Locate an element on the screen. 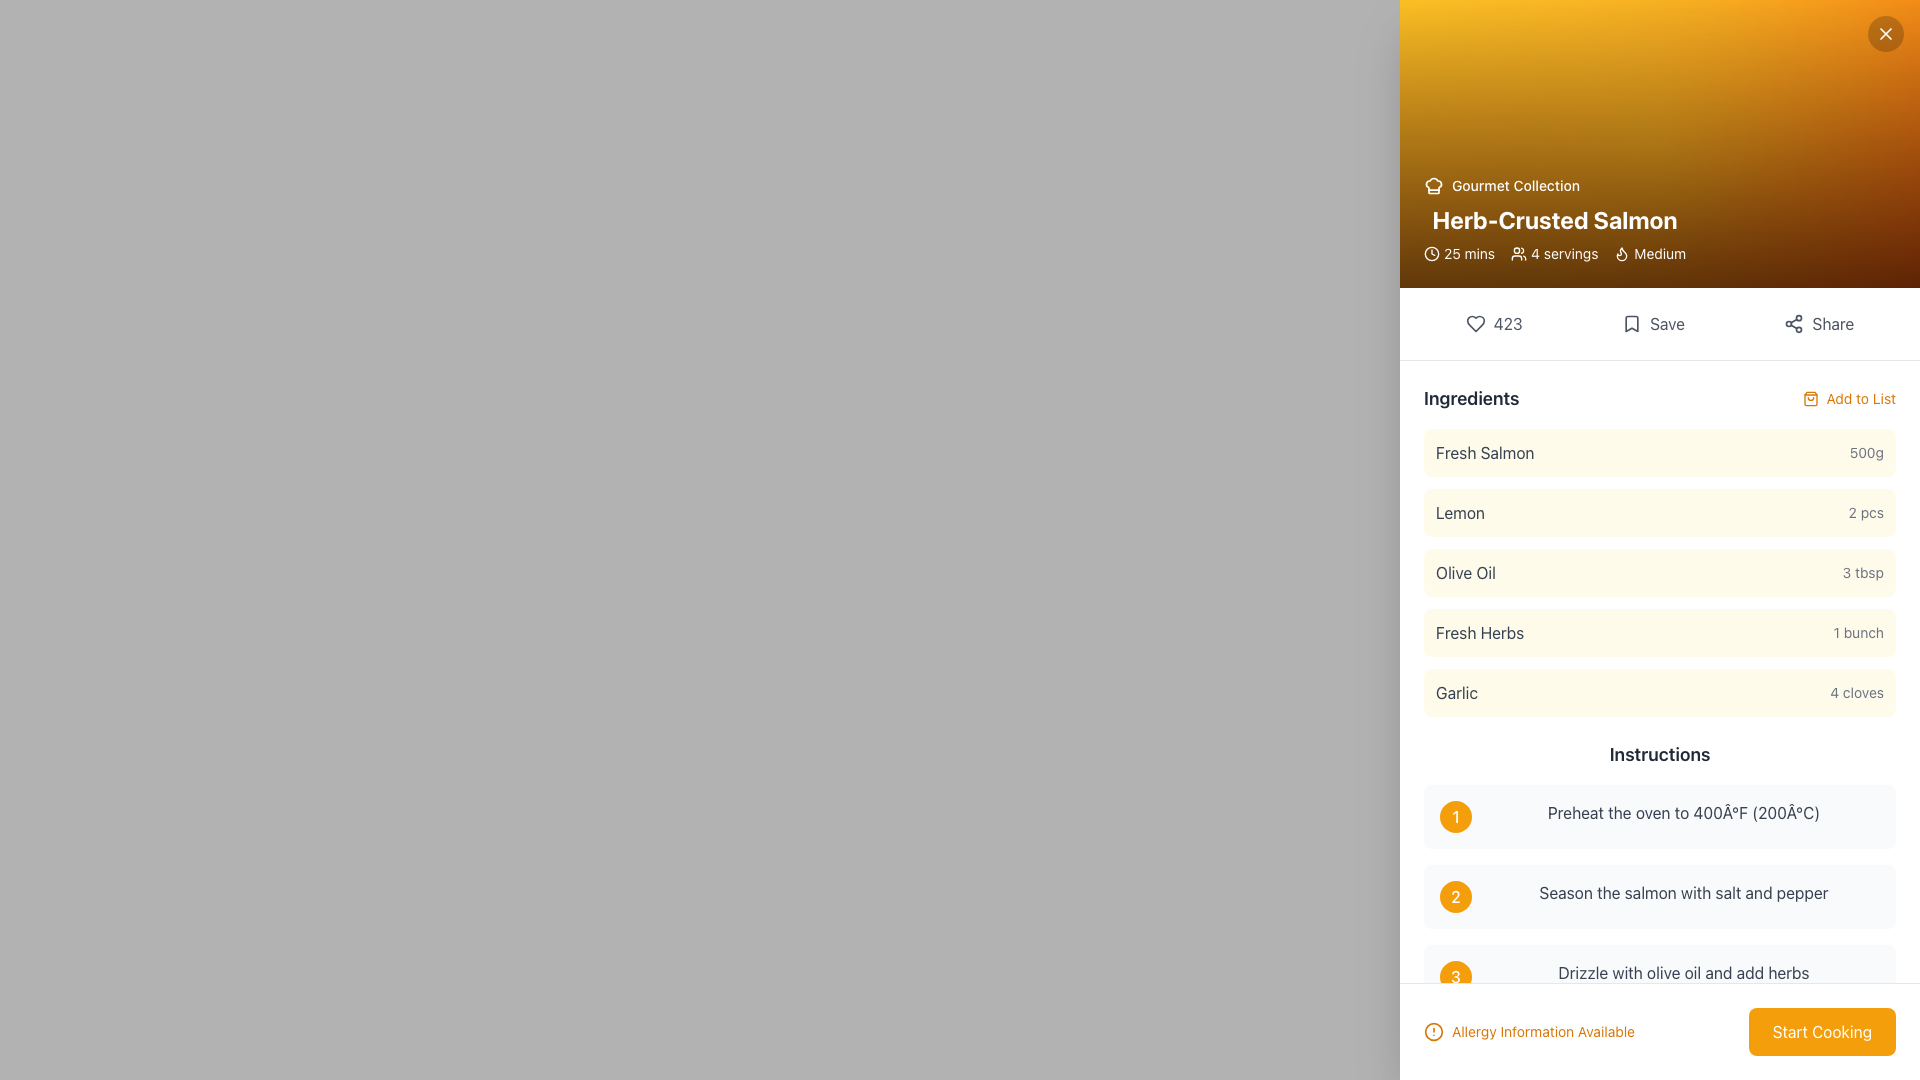 The image size is (1920, 1080). the numeric text label displaying '423', which is located in the top-right section of the recipe detail panel, adjacent to the heart icon is located at coordinates (1508, 323).